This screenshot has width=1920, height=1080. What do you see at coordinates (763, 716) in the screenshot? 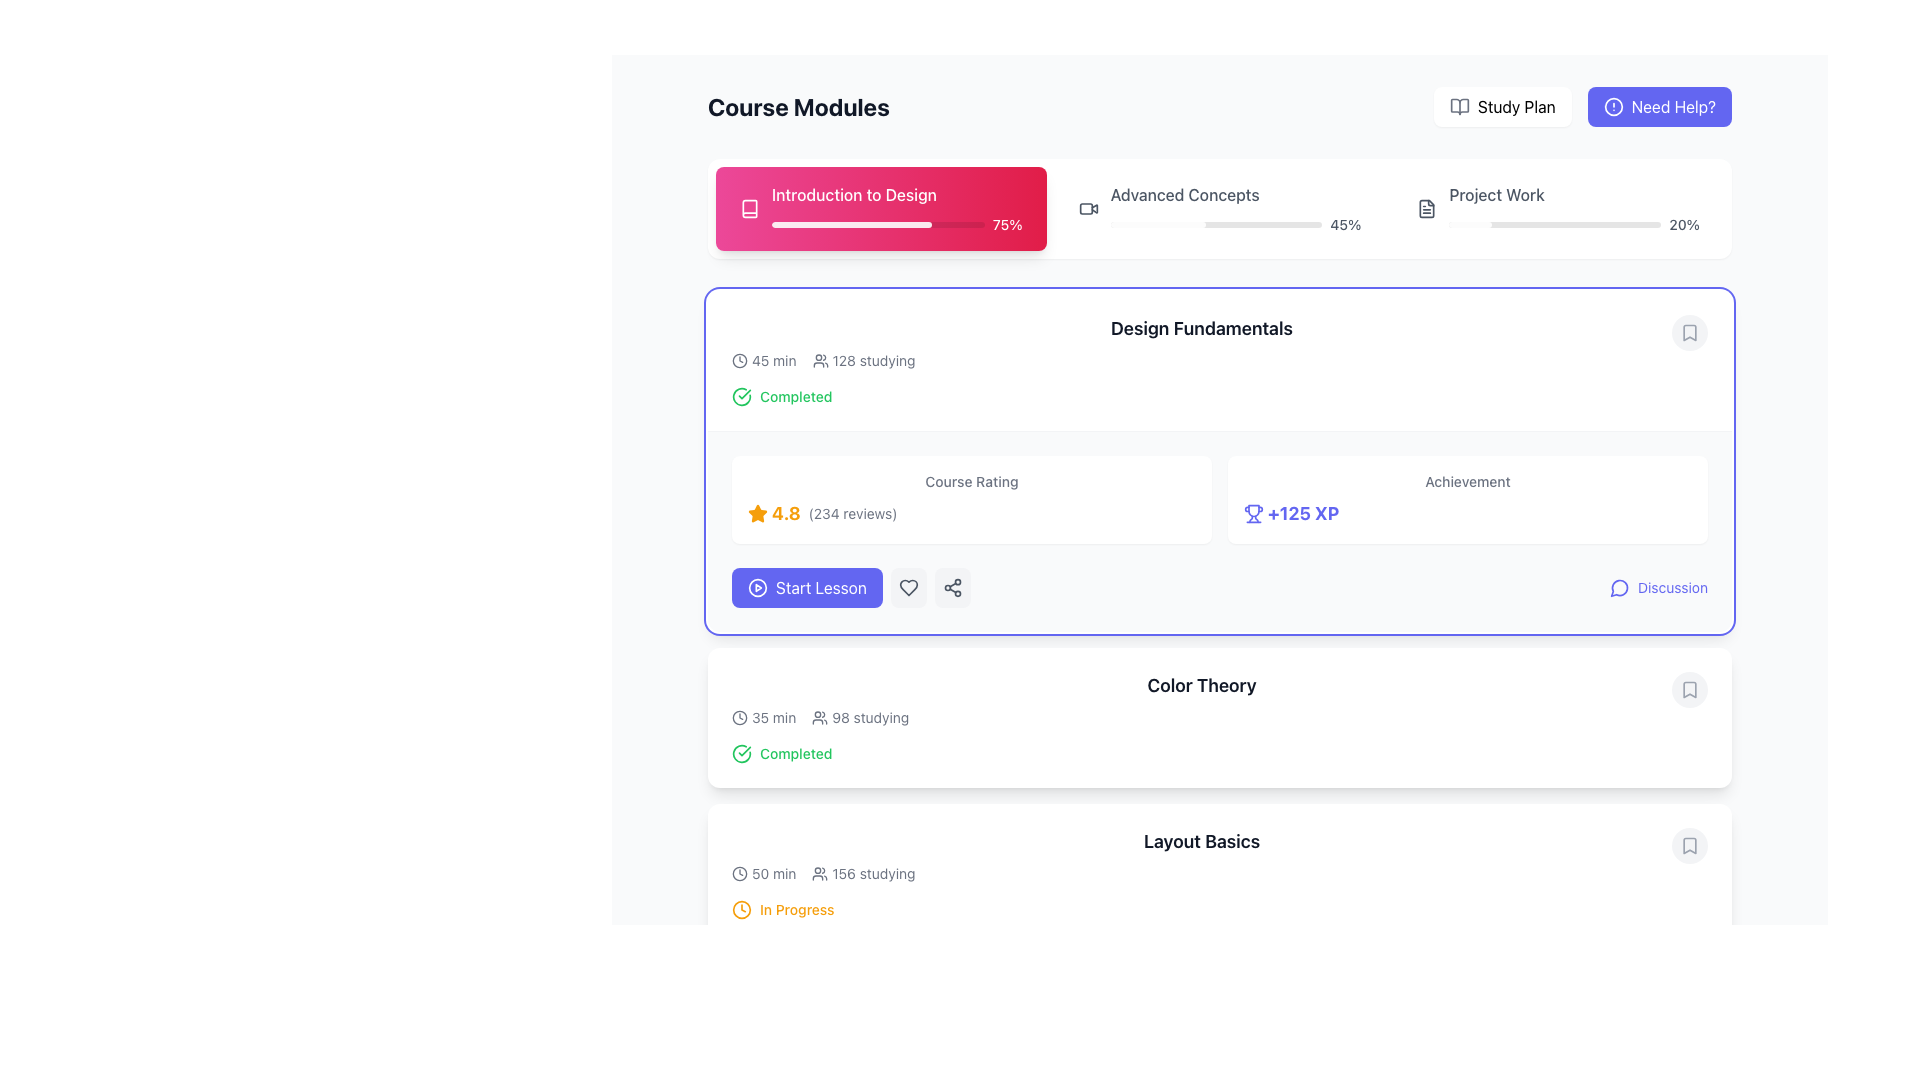
I see `time duration displayed in the text label indicating '35 minutes' in the Color Theory section, positioned in the top-left corner adjacent to the completion status indicator` at bounding box center [763, 716].